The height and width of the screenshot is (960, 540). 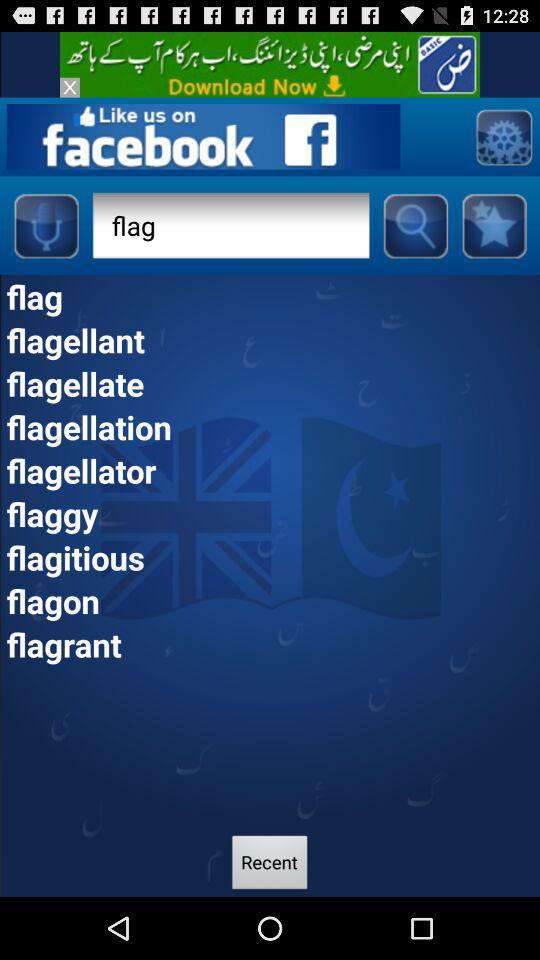 I want to click on speech button, so click(x=45, y=225).